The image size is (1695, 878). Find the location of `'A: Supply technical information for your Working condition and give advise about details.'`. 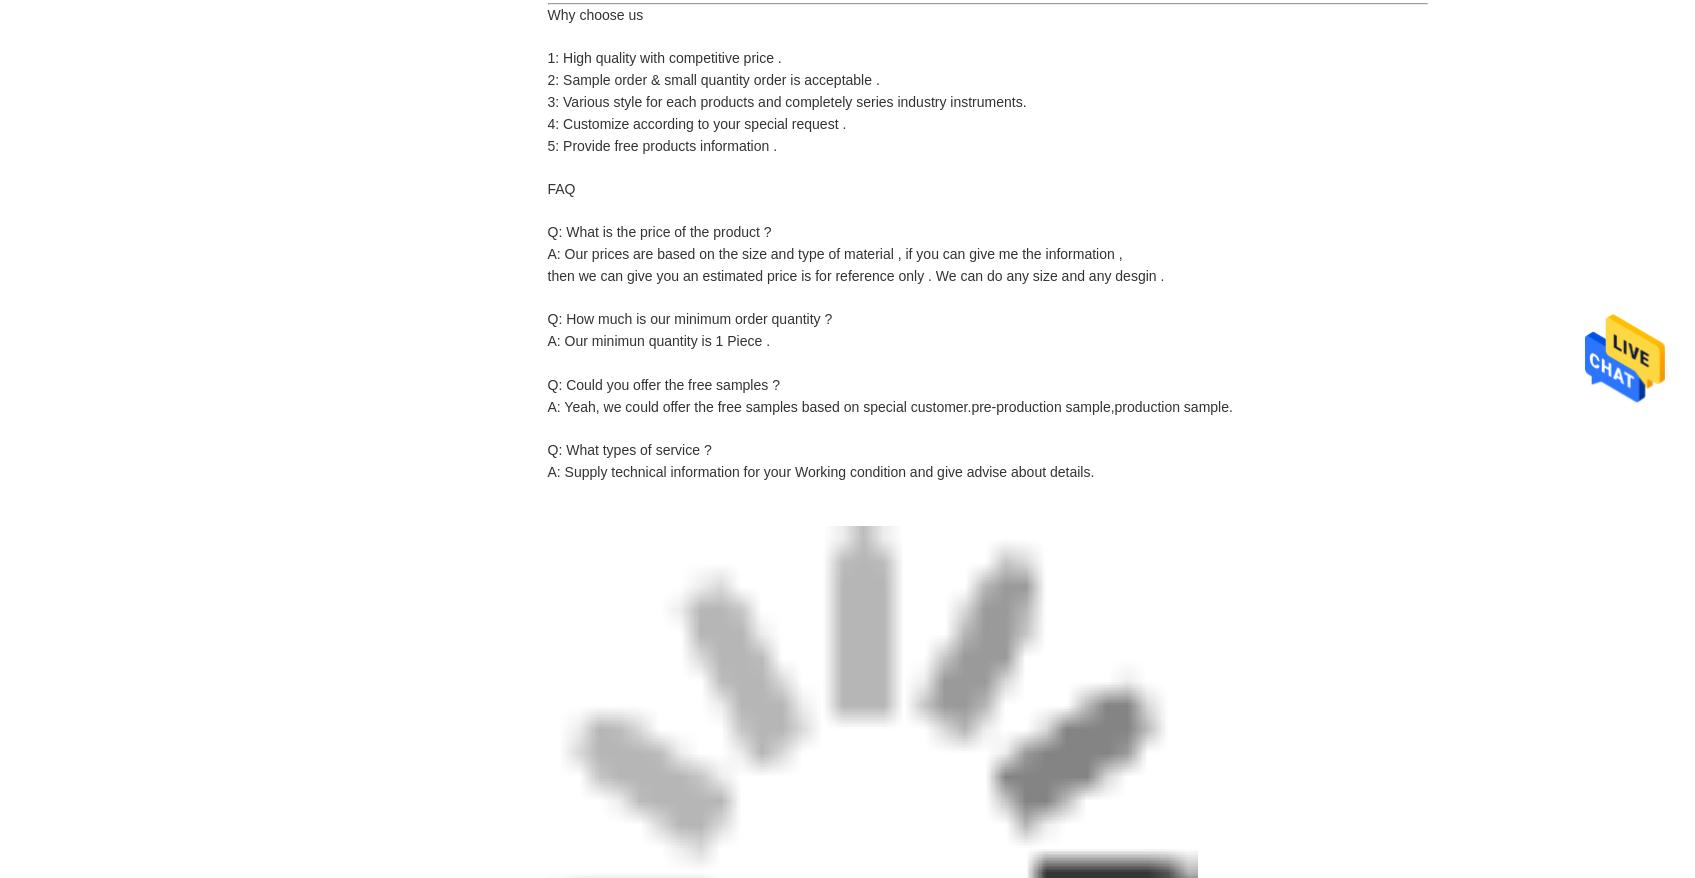

'A: Supply technical information for your Working condition and give advise about details.' is located at coordinates (820, 471).